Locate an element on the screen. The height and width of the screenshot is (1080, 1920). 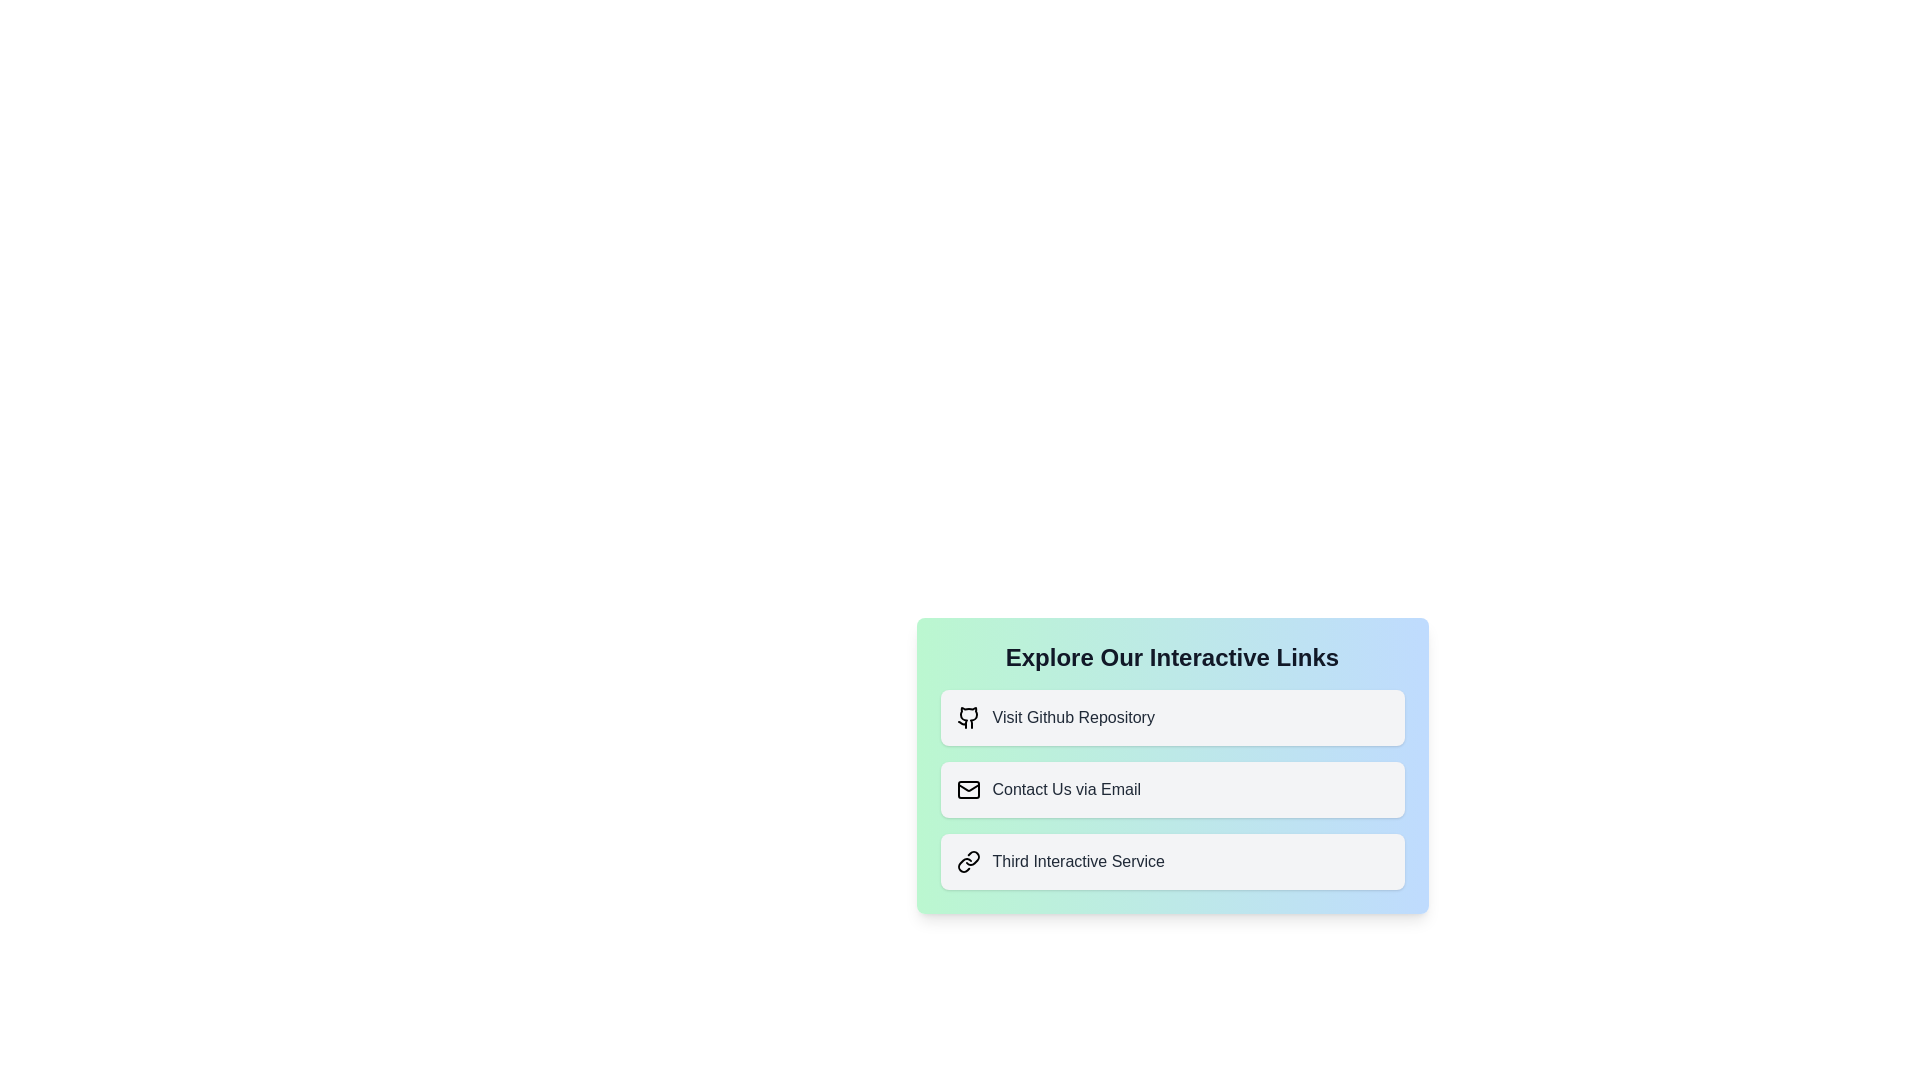
the navigational button linking to the GitHub repository, which is the first button in a vertical list within the 'Explore Our Interactive Links' card section is located at coordinates (1172, 716).